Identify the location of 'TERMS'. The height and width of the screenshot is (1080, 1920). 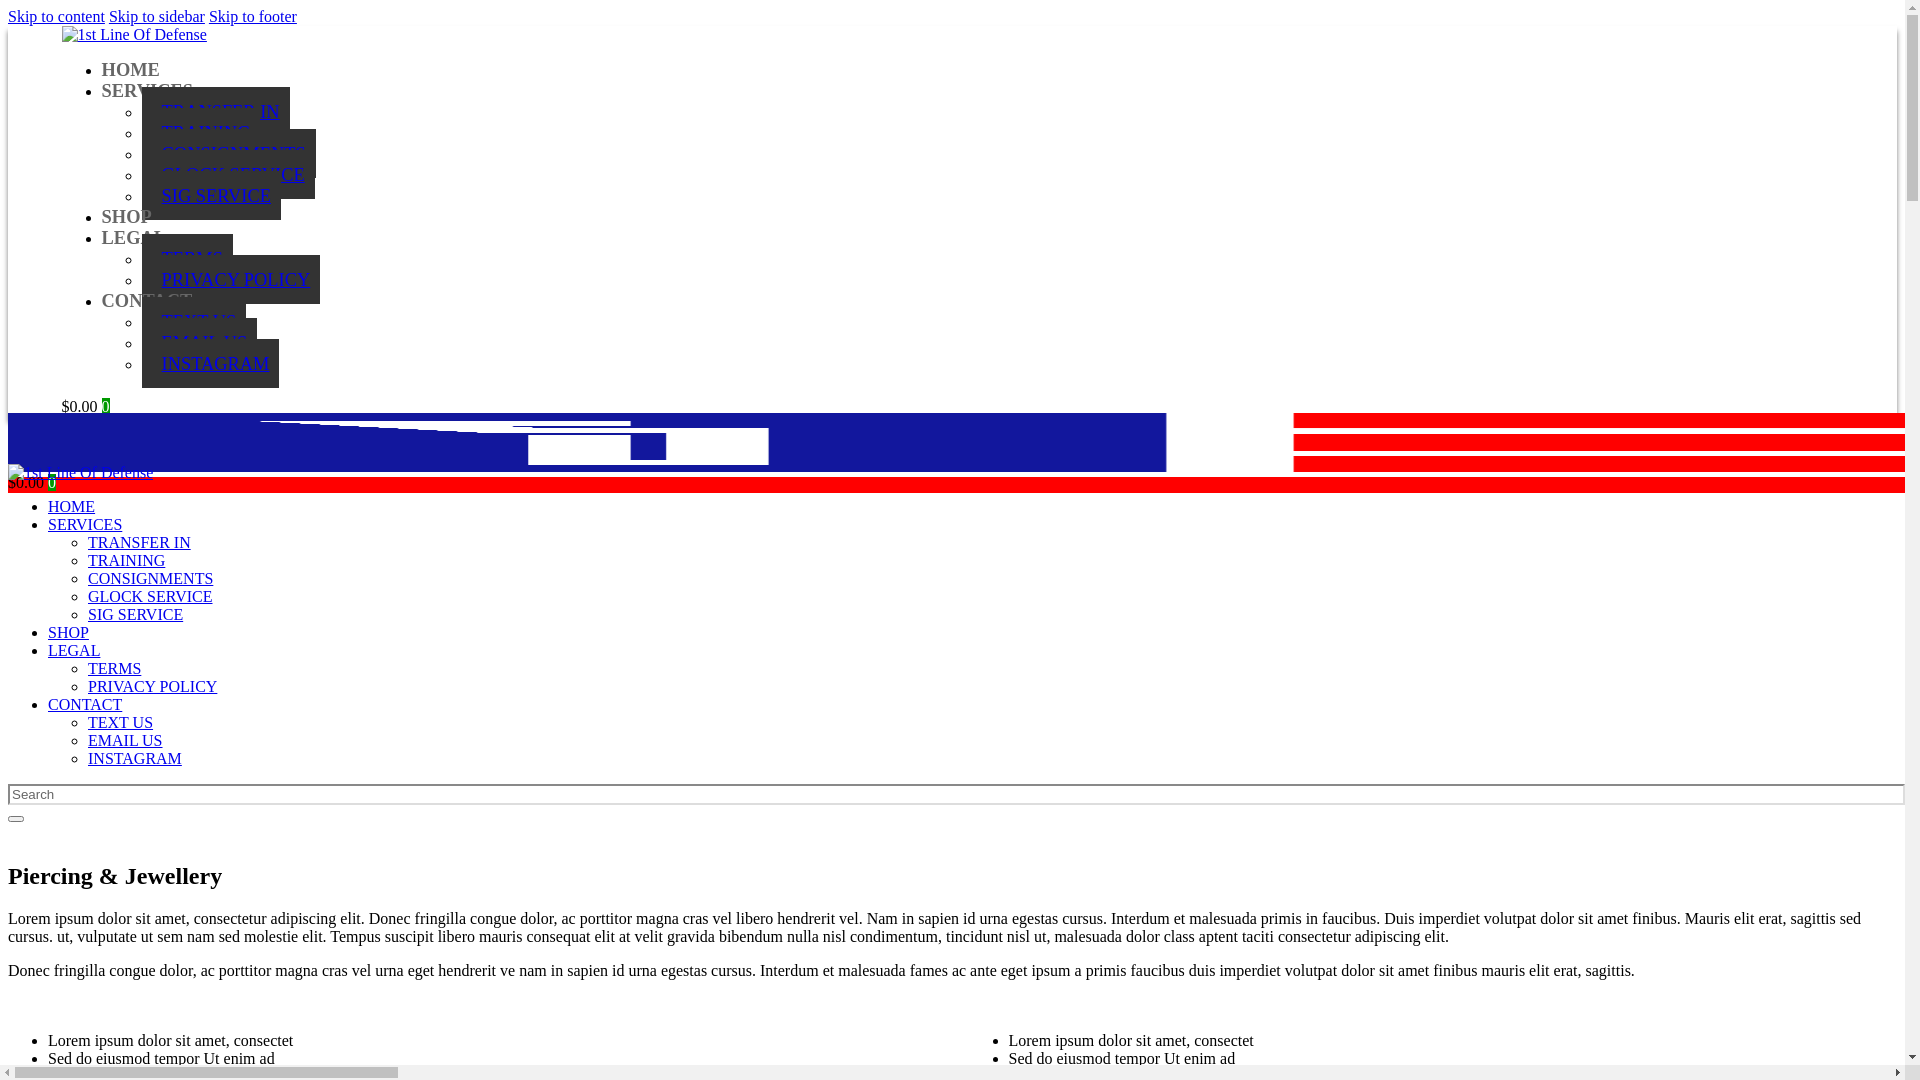
(187, 257).